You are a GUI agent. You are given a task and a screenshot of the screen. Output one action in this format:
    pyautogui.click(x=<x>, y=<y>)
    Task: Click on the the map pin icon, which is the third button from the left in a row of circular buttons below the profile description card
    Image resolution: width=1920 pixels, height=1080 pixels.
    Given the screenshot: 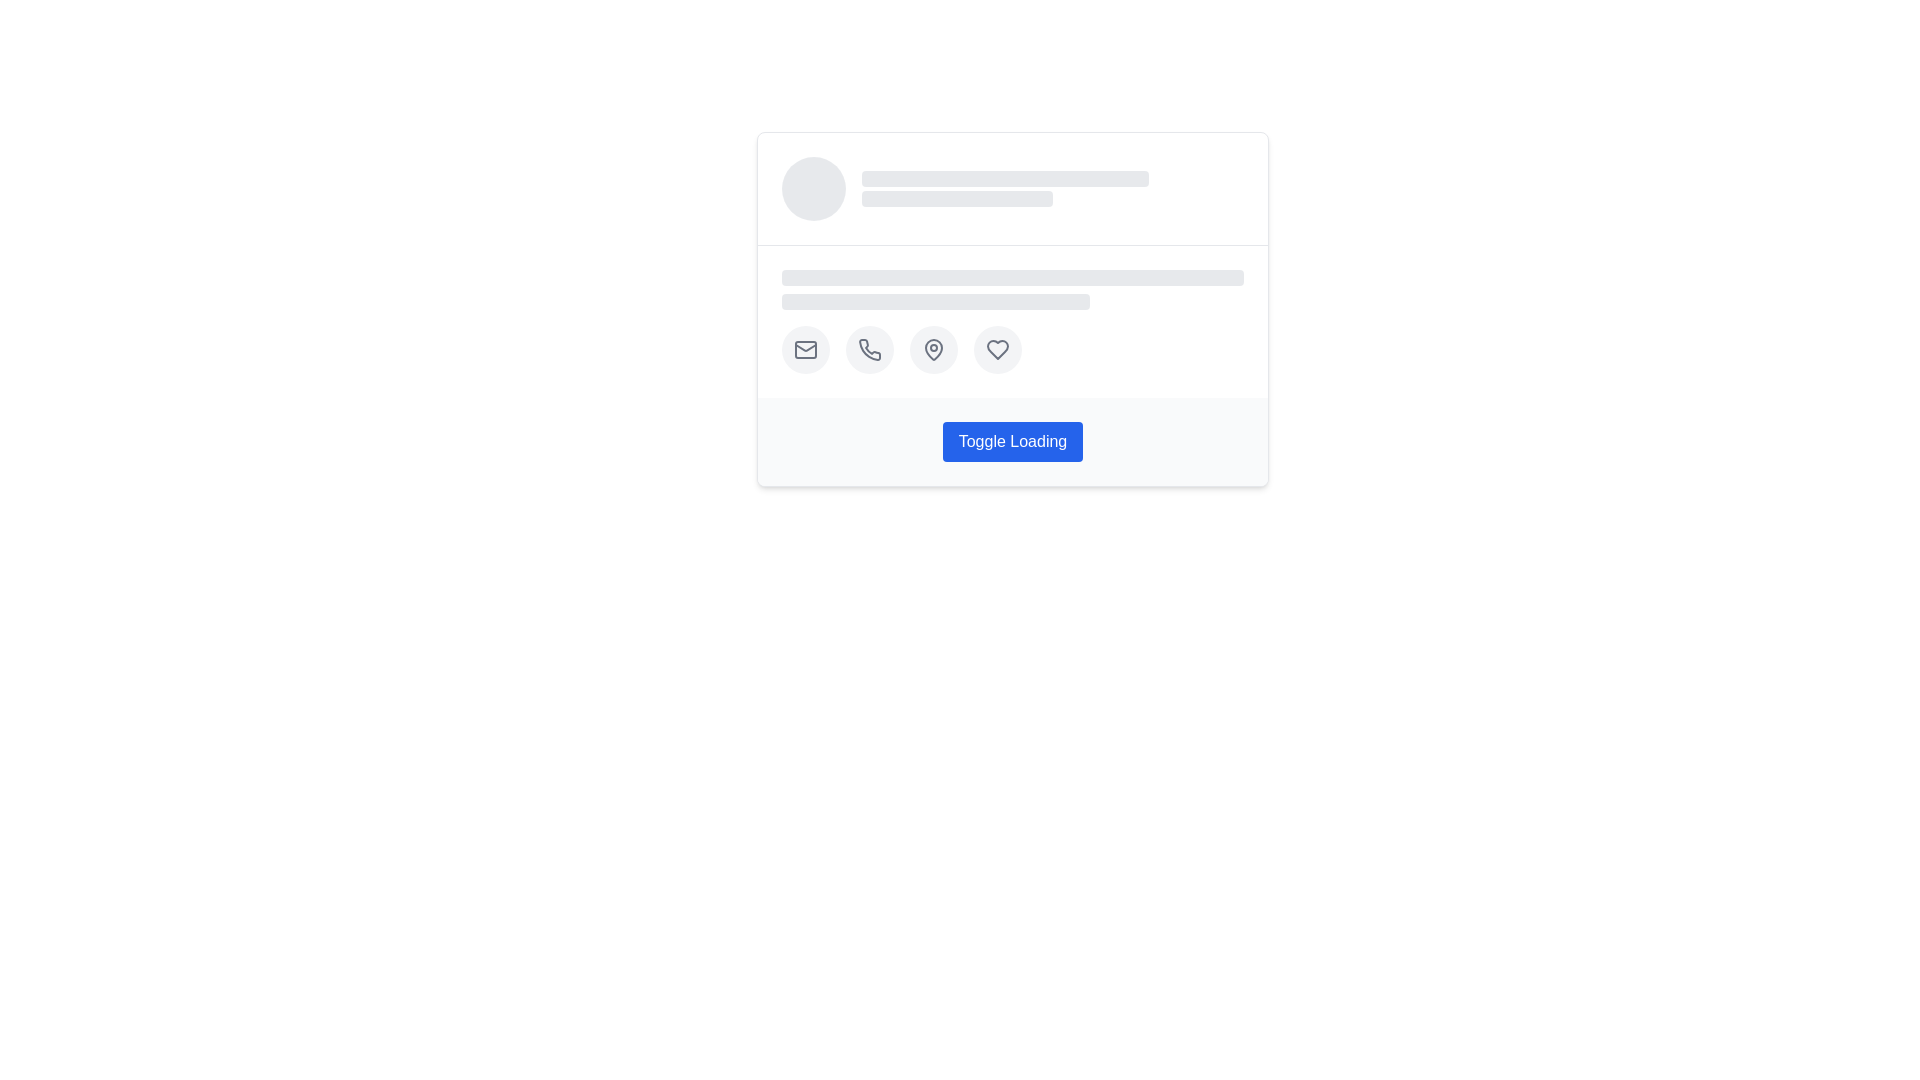 What is the action you would take?
    pyautogui.click(x=933, y=349)
    